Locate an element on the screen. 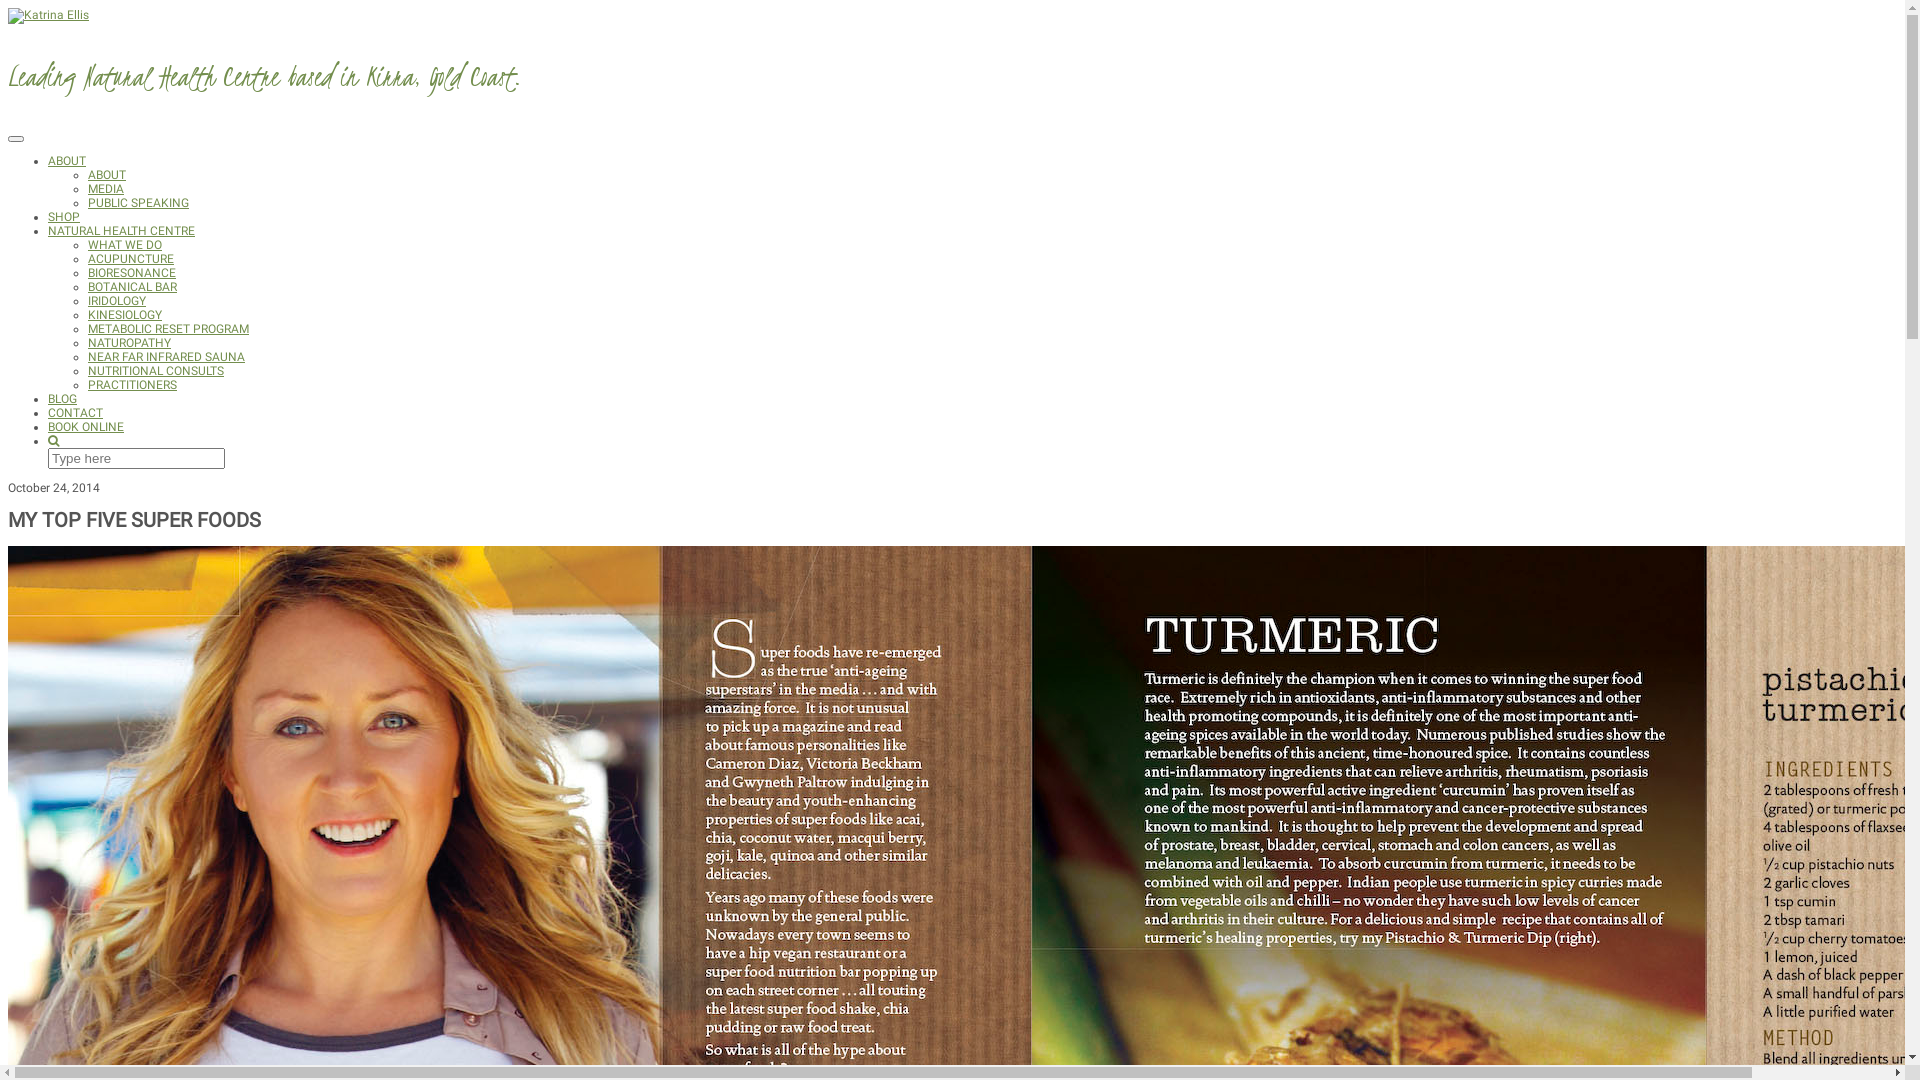  'ABOUT' is located at coordinates (67, 160).